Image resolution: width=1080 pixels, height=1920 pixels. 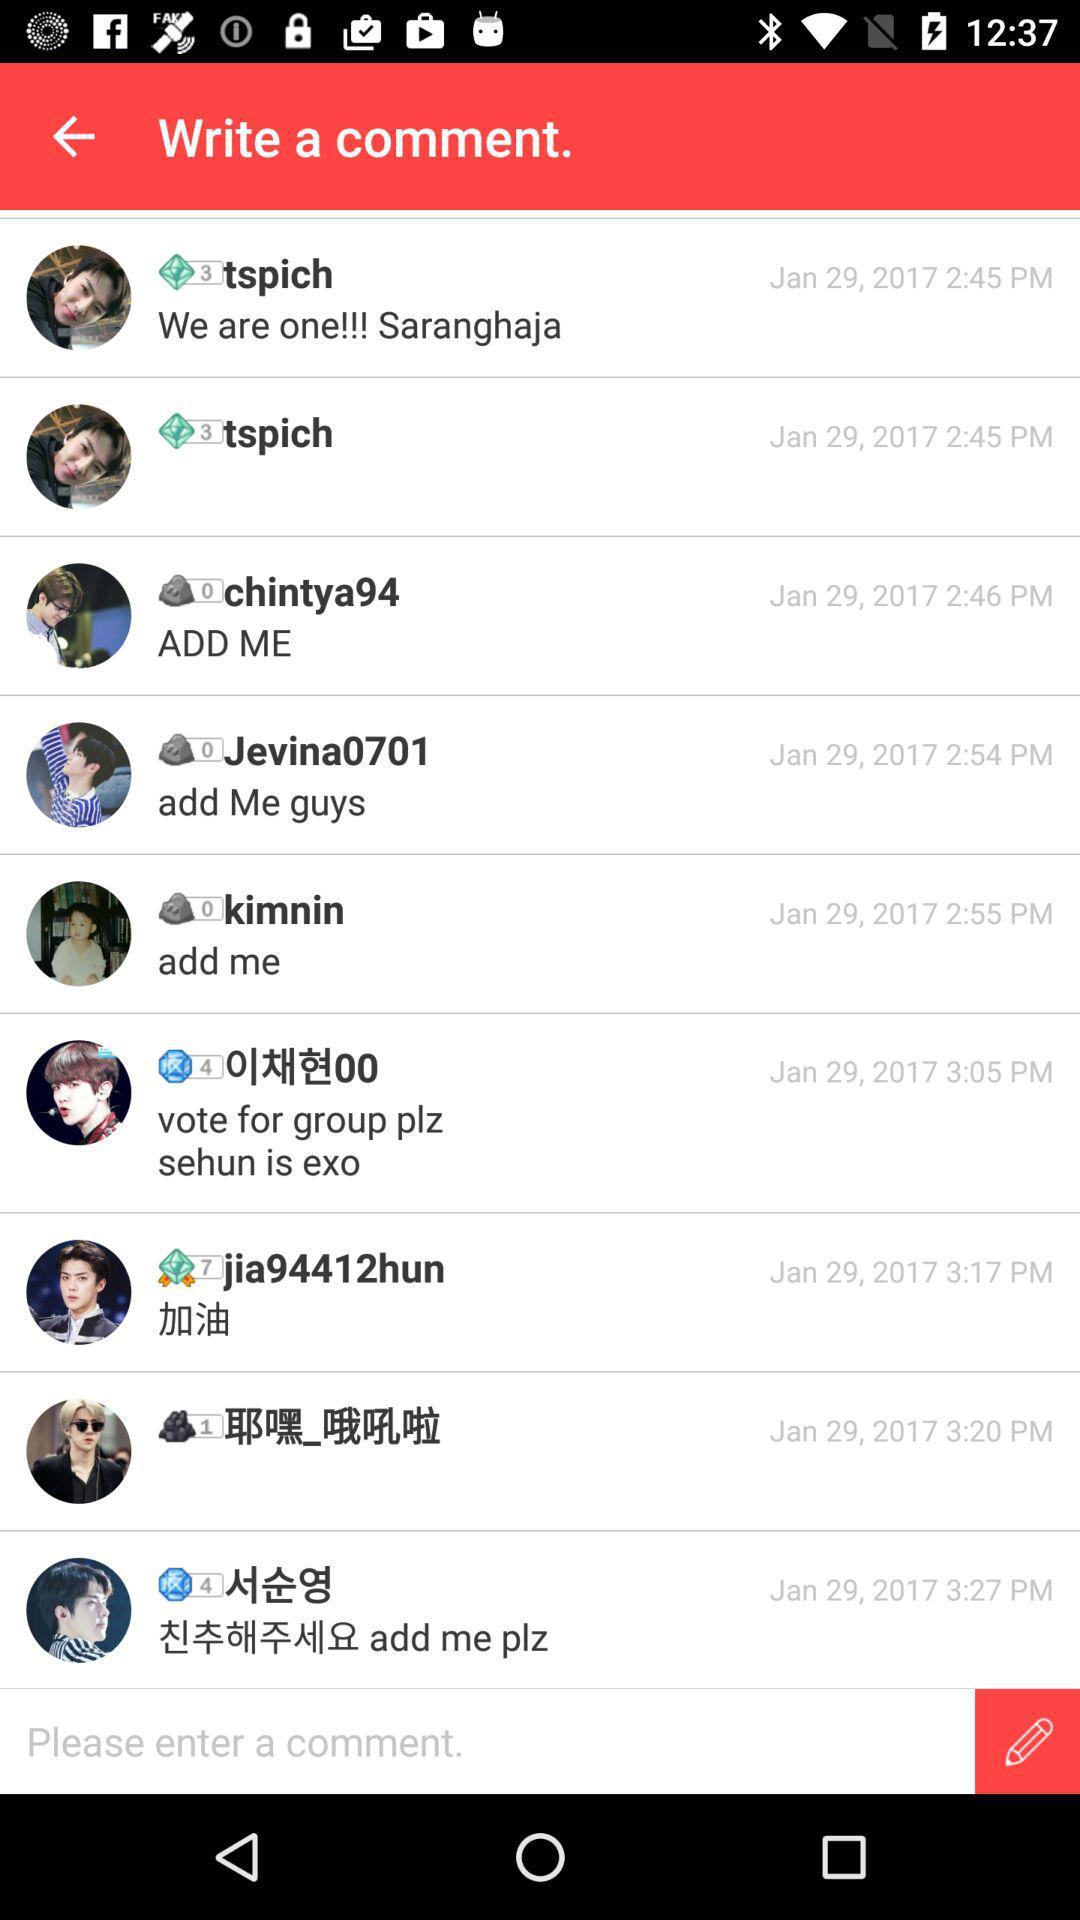 What do you see at coordinates (77, 1610) in the screenshot?
I see `contact` at bounding box center [77, 1610].